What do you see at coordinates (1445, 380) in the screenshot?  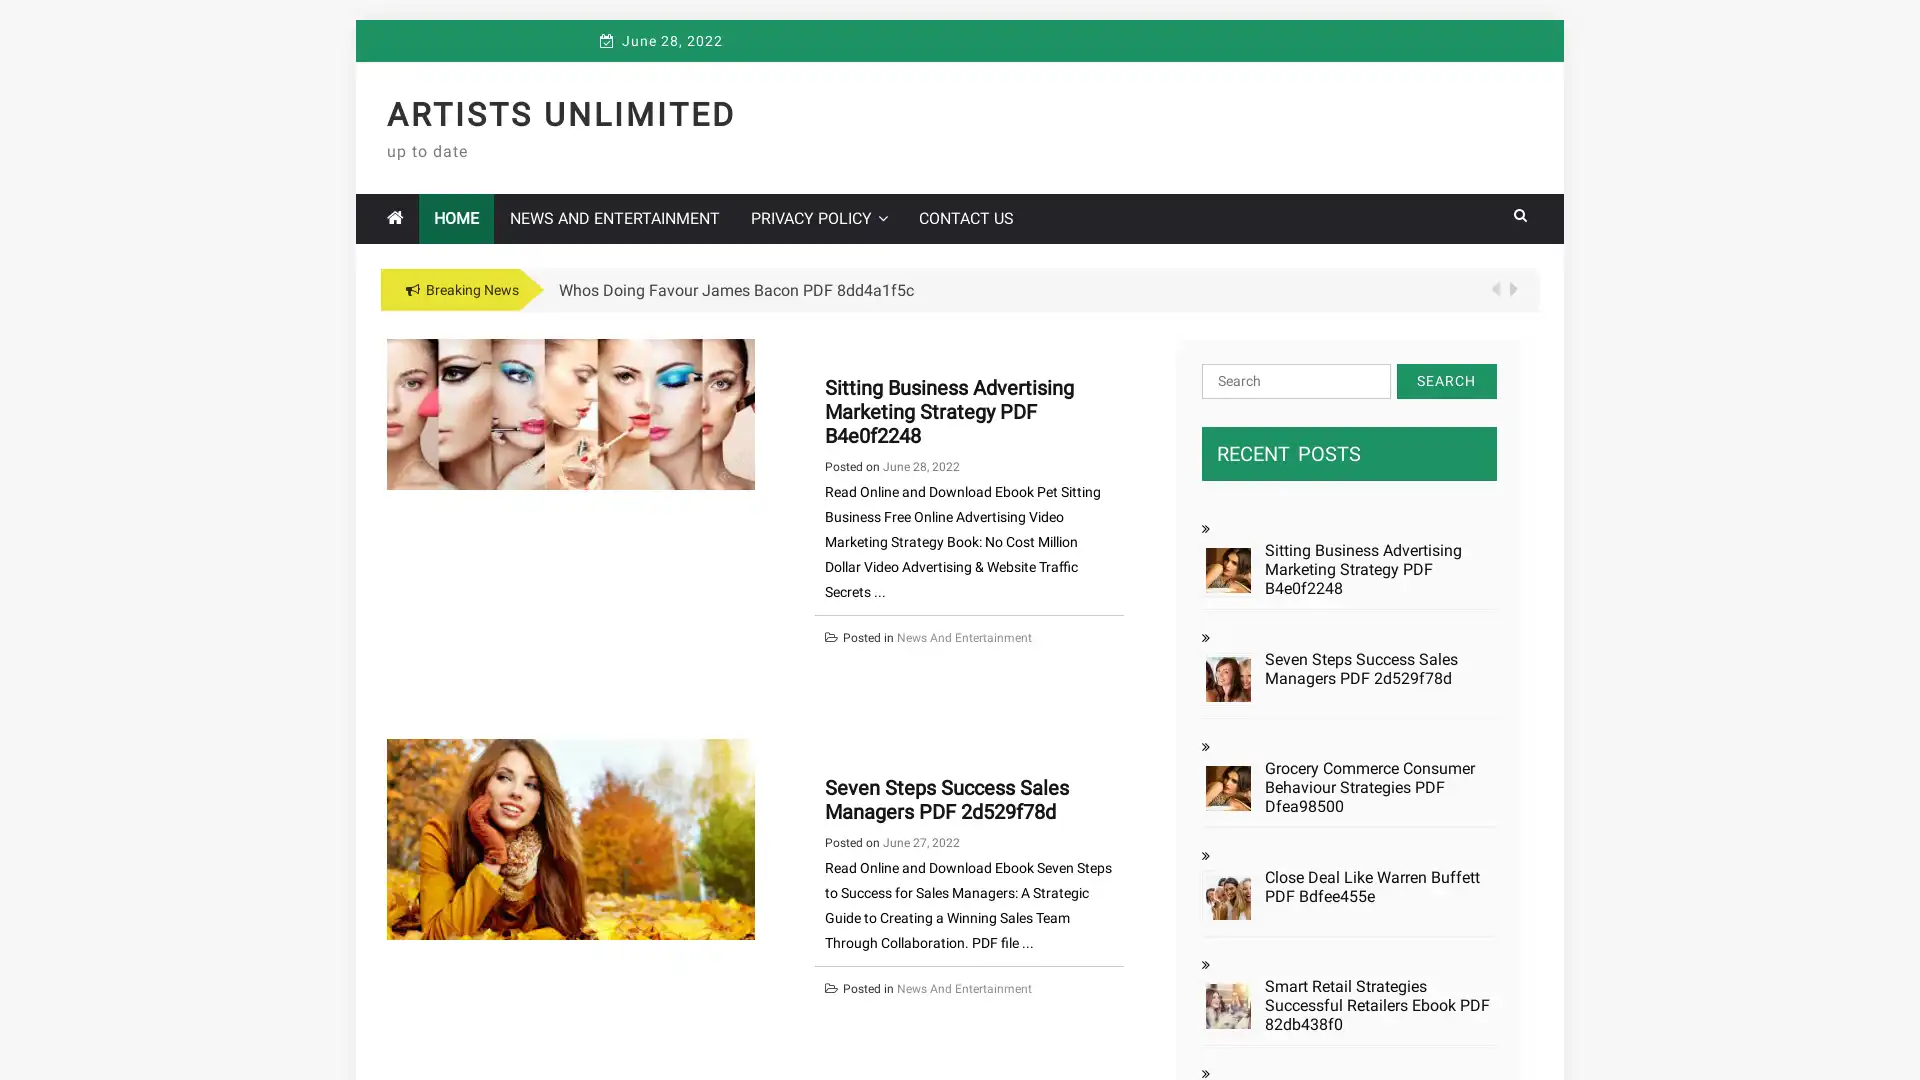 I see `Search` at bounding box center [1445, 380].